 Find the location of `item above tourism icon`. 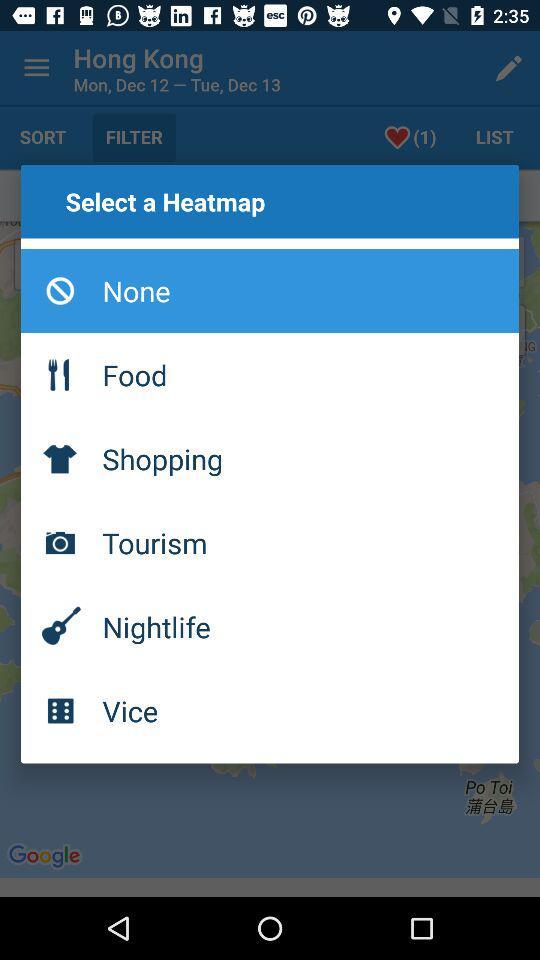

item above tourism icon is located at coordinates (270, 458).